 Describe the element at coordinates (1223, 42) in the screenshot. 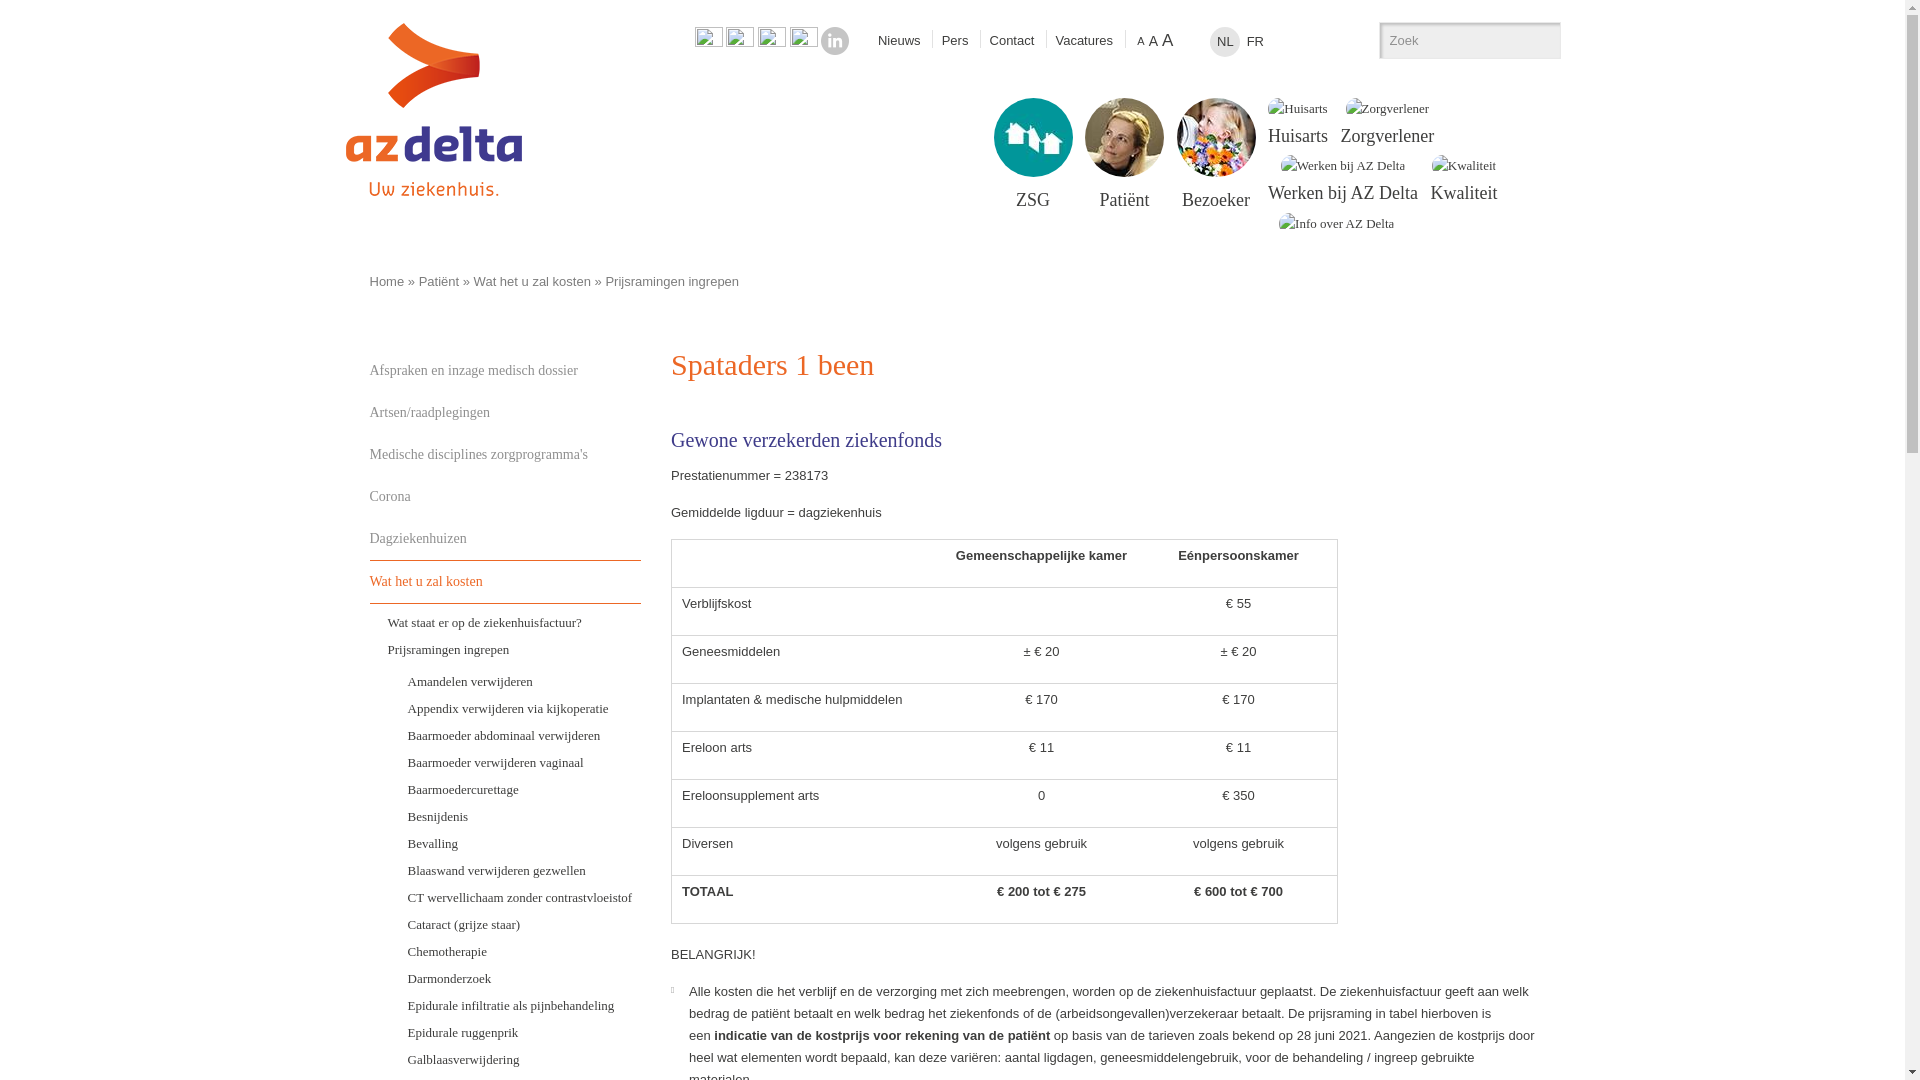

I see `'NL'` at that location.